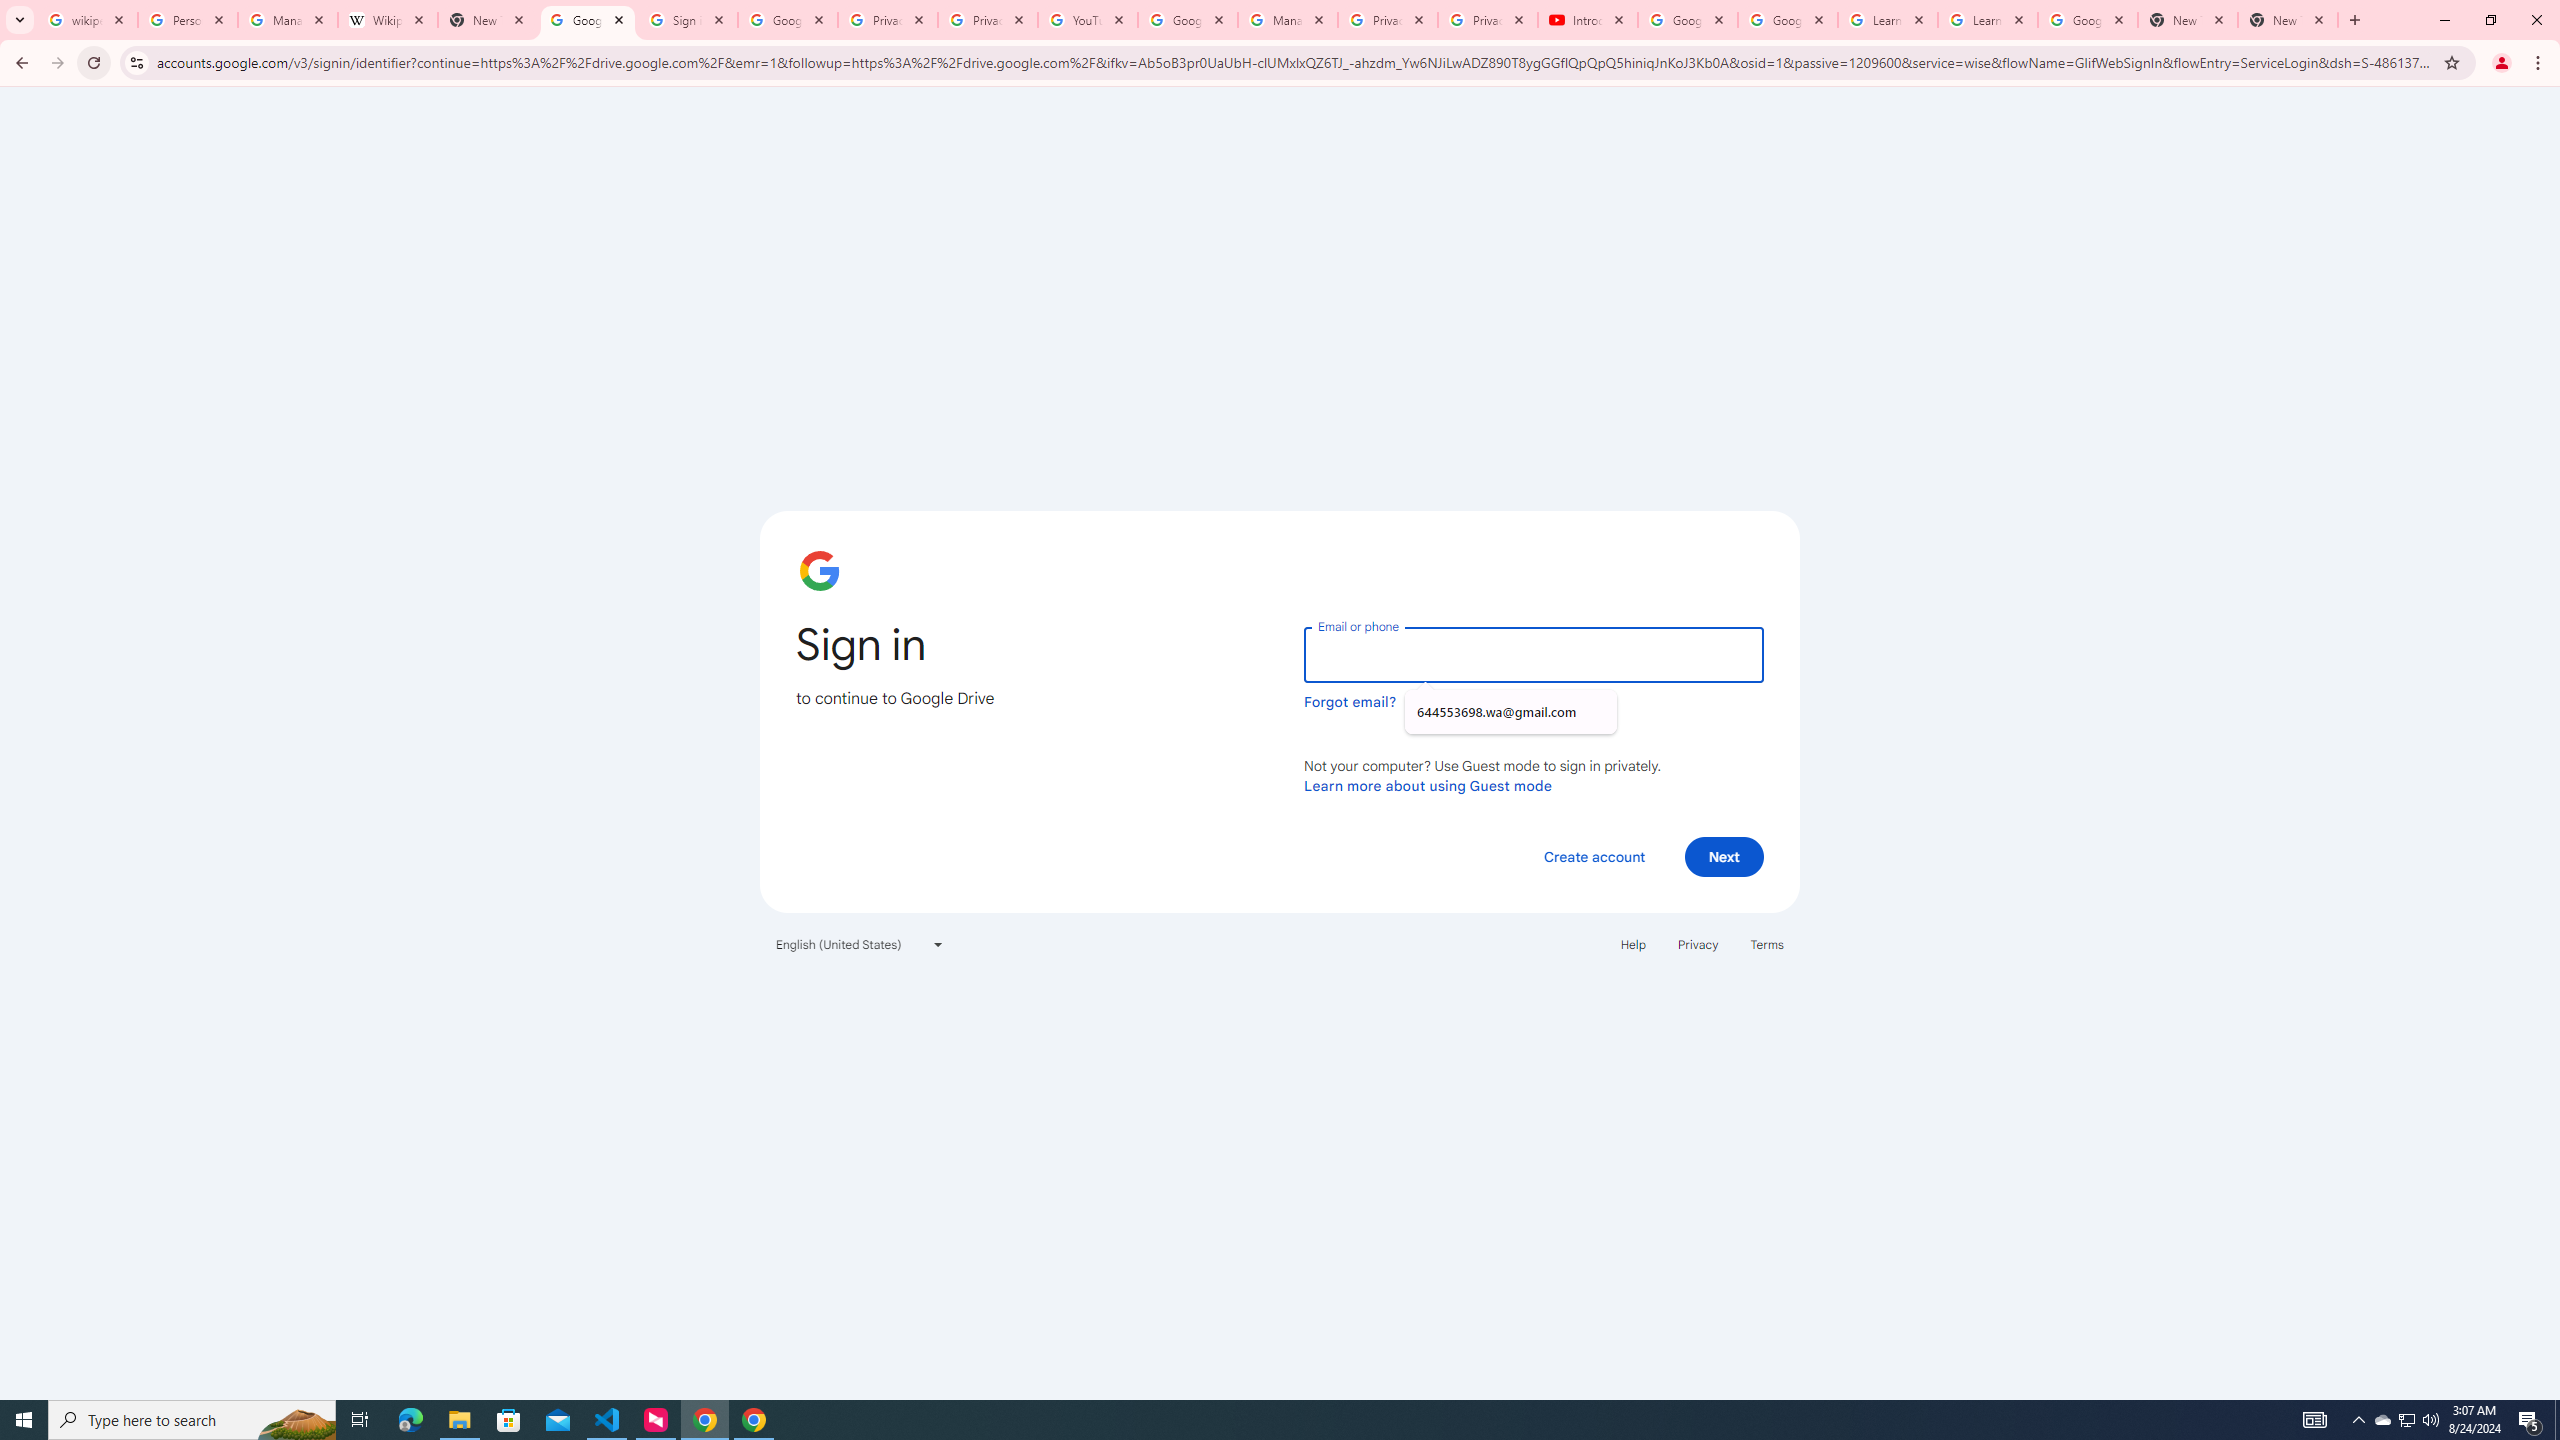  I want to click on 'Forgot email?', so click(1349, 701).